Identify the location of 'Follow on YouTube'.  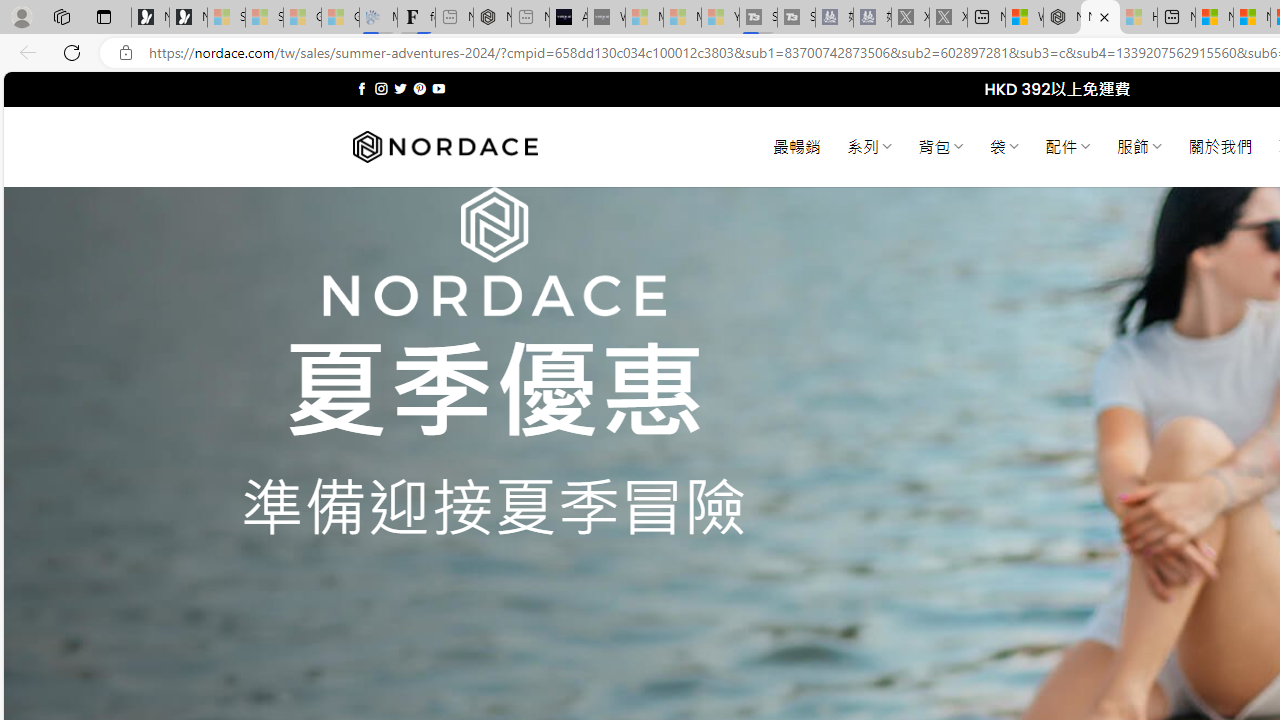
(438, 88).